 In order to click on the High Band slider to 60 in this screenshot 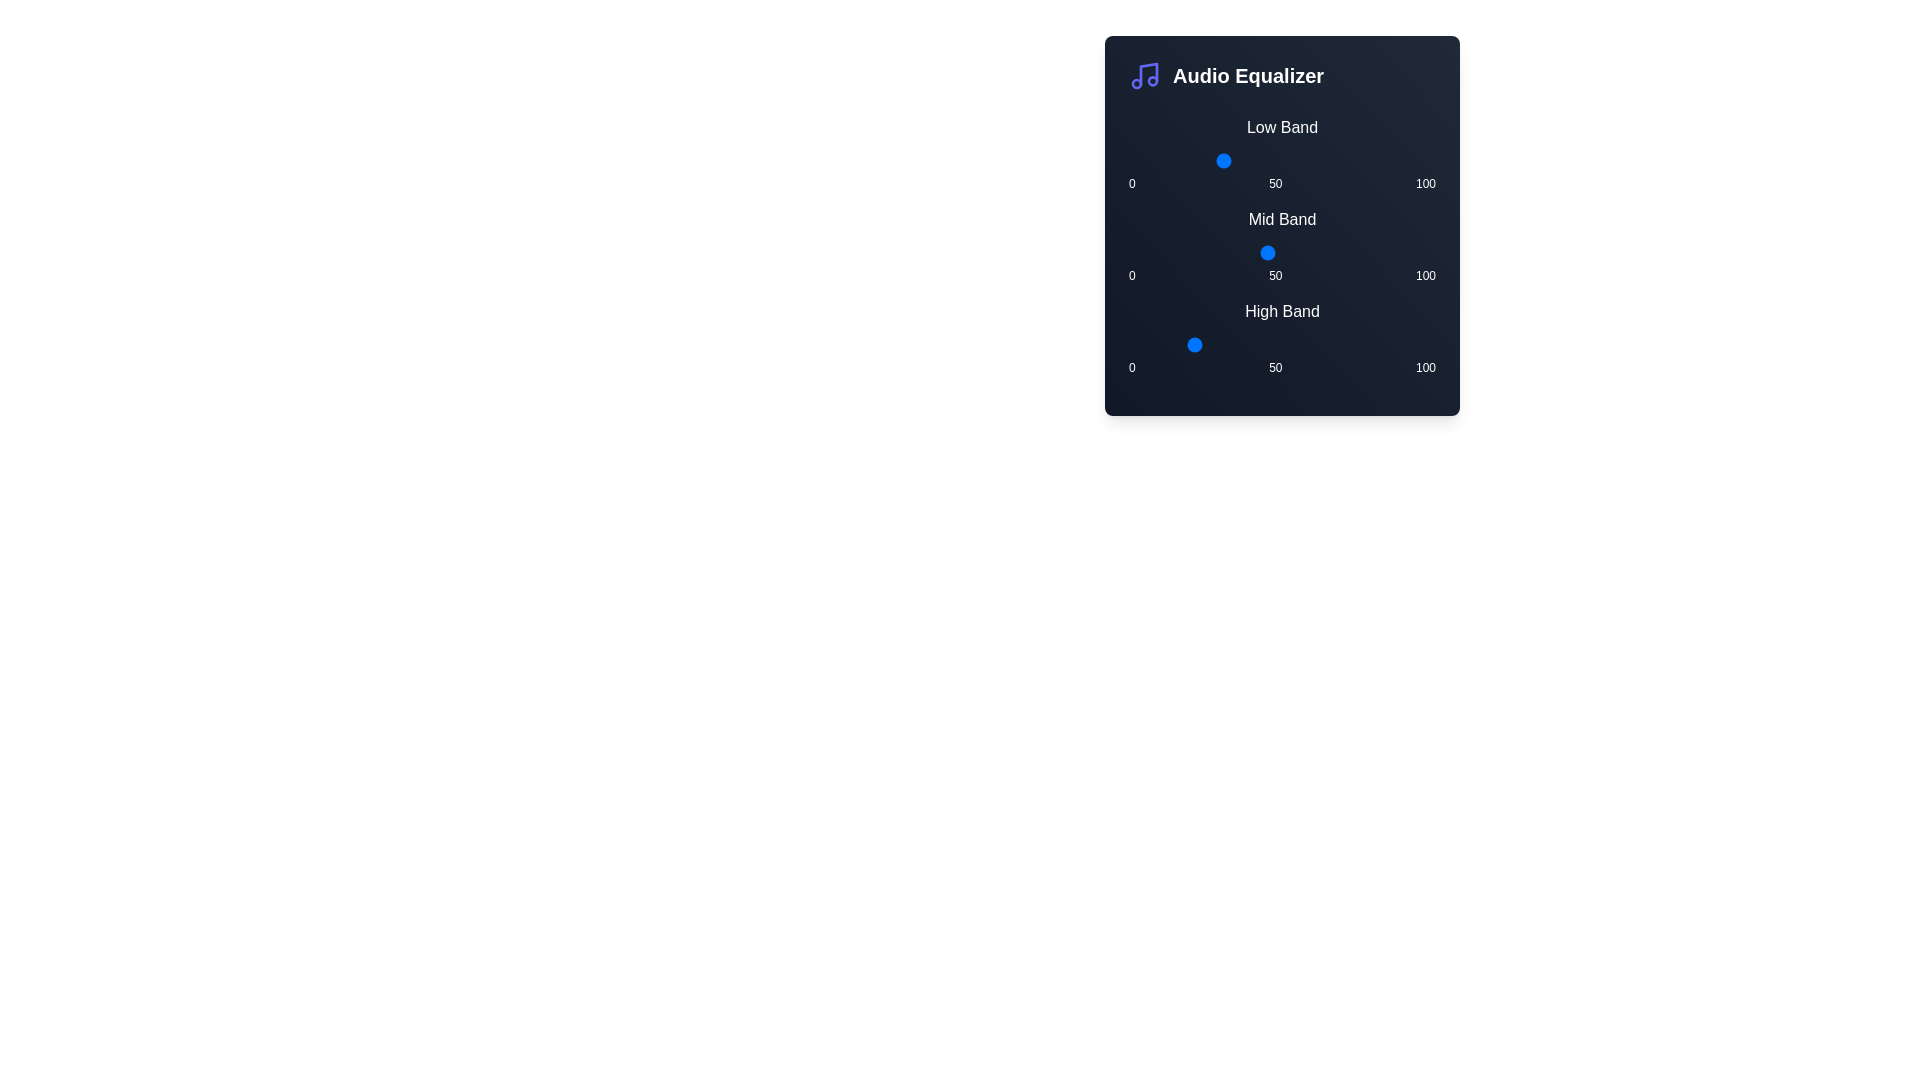, I will do `click(1313, 343)`.